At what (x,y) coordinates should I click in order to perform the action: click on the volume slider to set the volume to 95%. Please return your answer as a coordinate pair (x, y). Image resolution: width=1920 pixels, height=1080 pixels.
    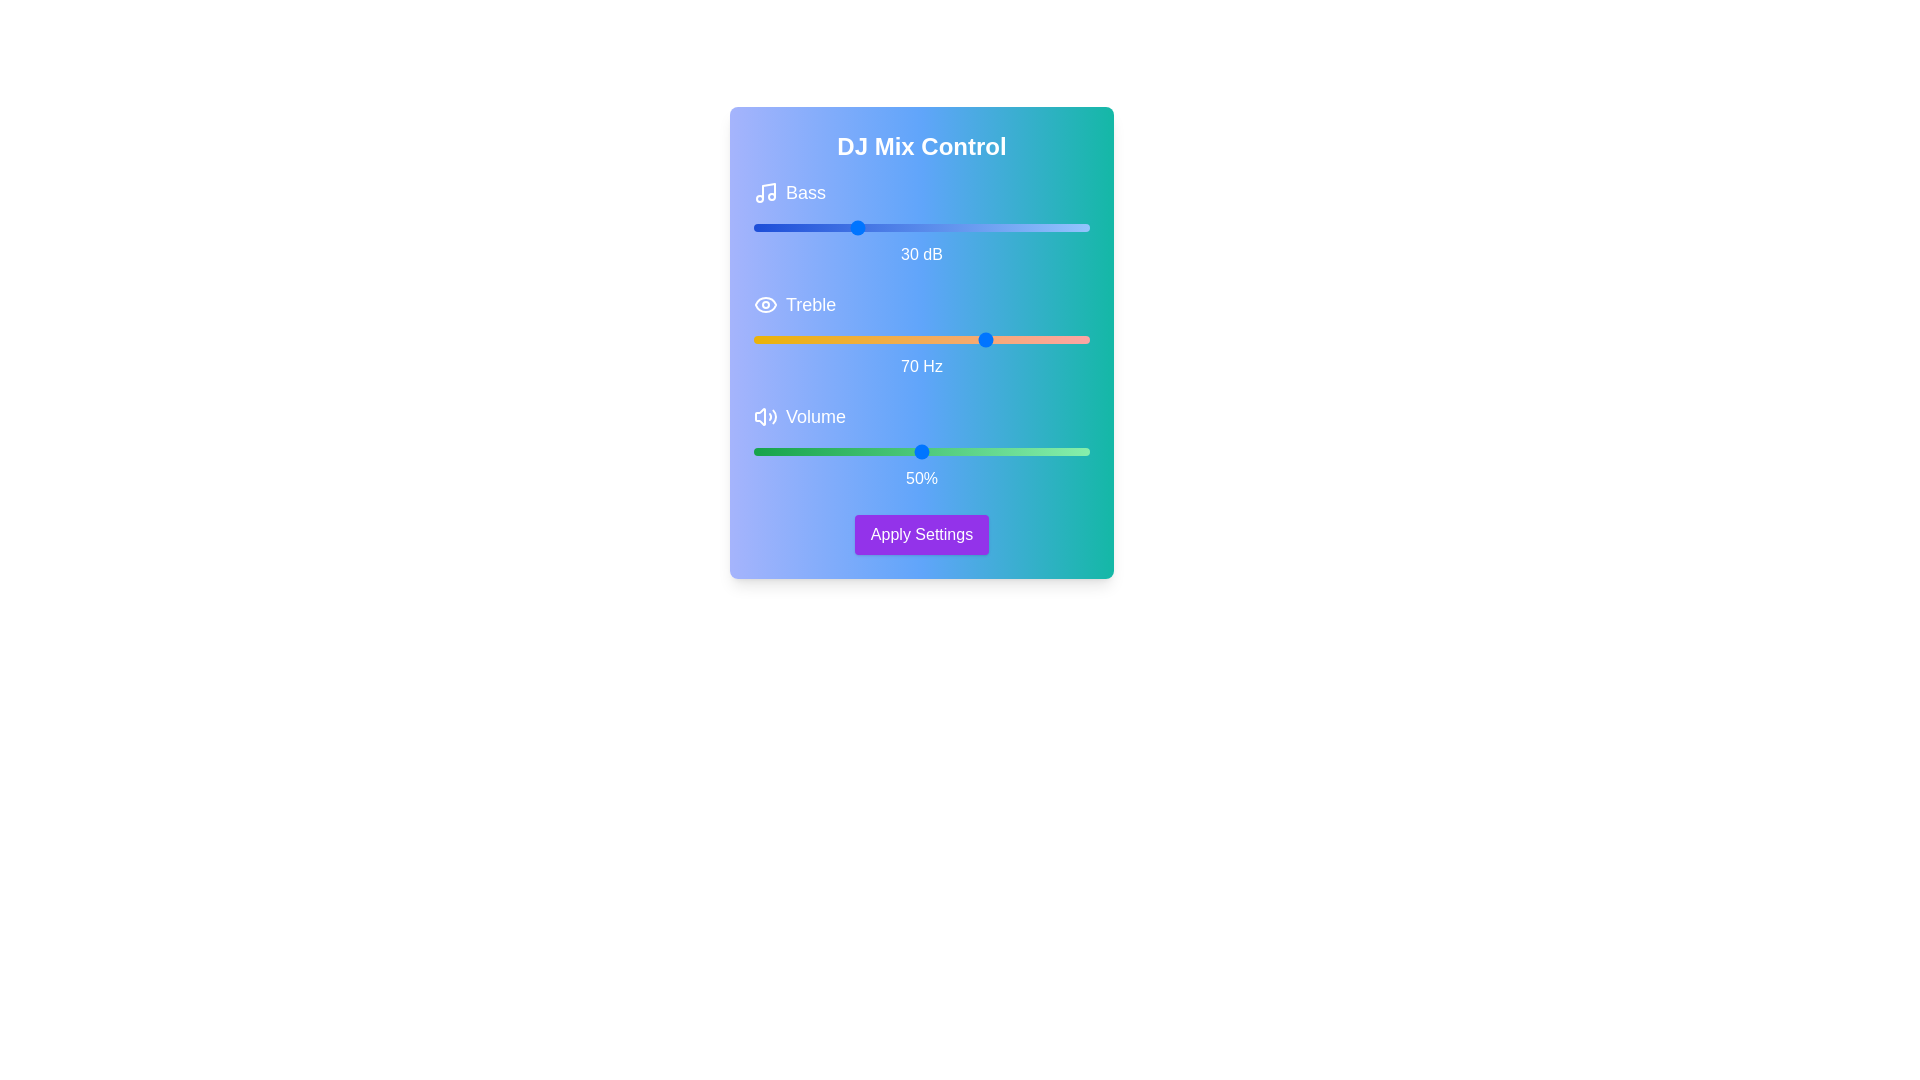
    Looking at the image, I should click on (1072, 451).